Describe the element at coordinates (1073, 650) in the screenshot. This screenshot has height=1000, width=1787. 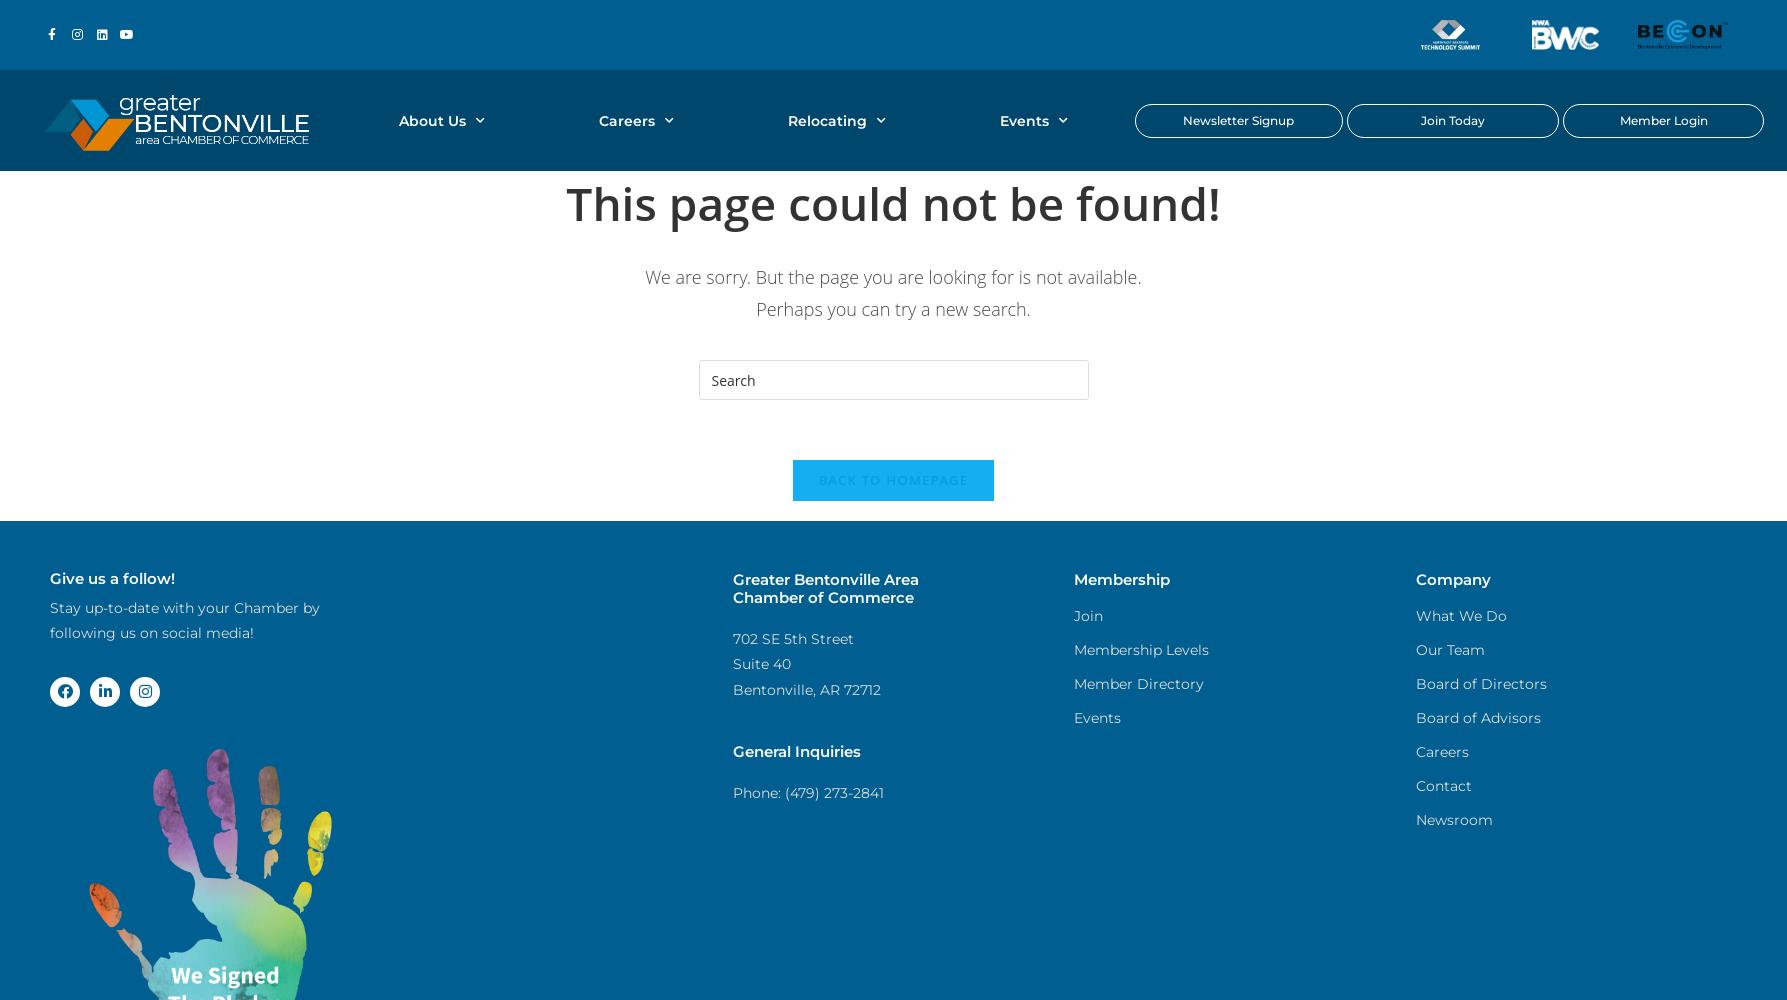
I see `'Membership Levels'` at that location.